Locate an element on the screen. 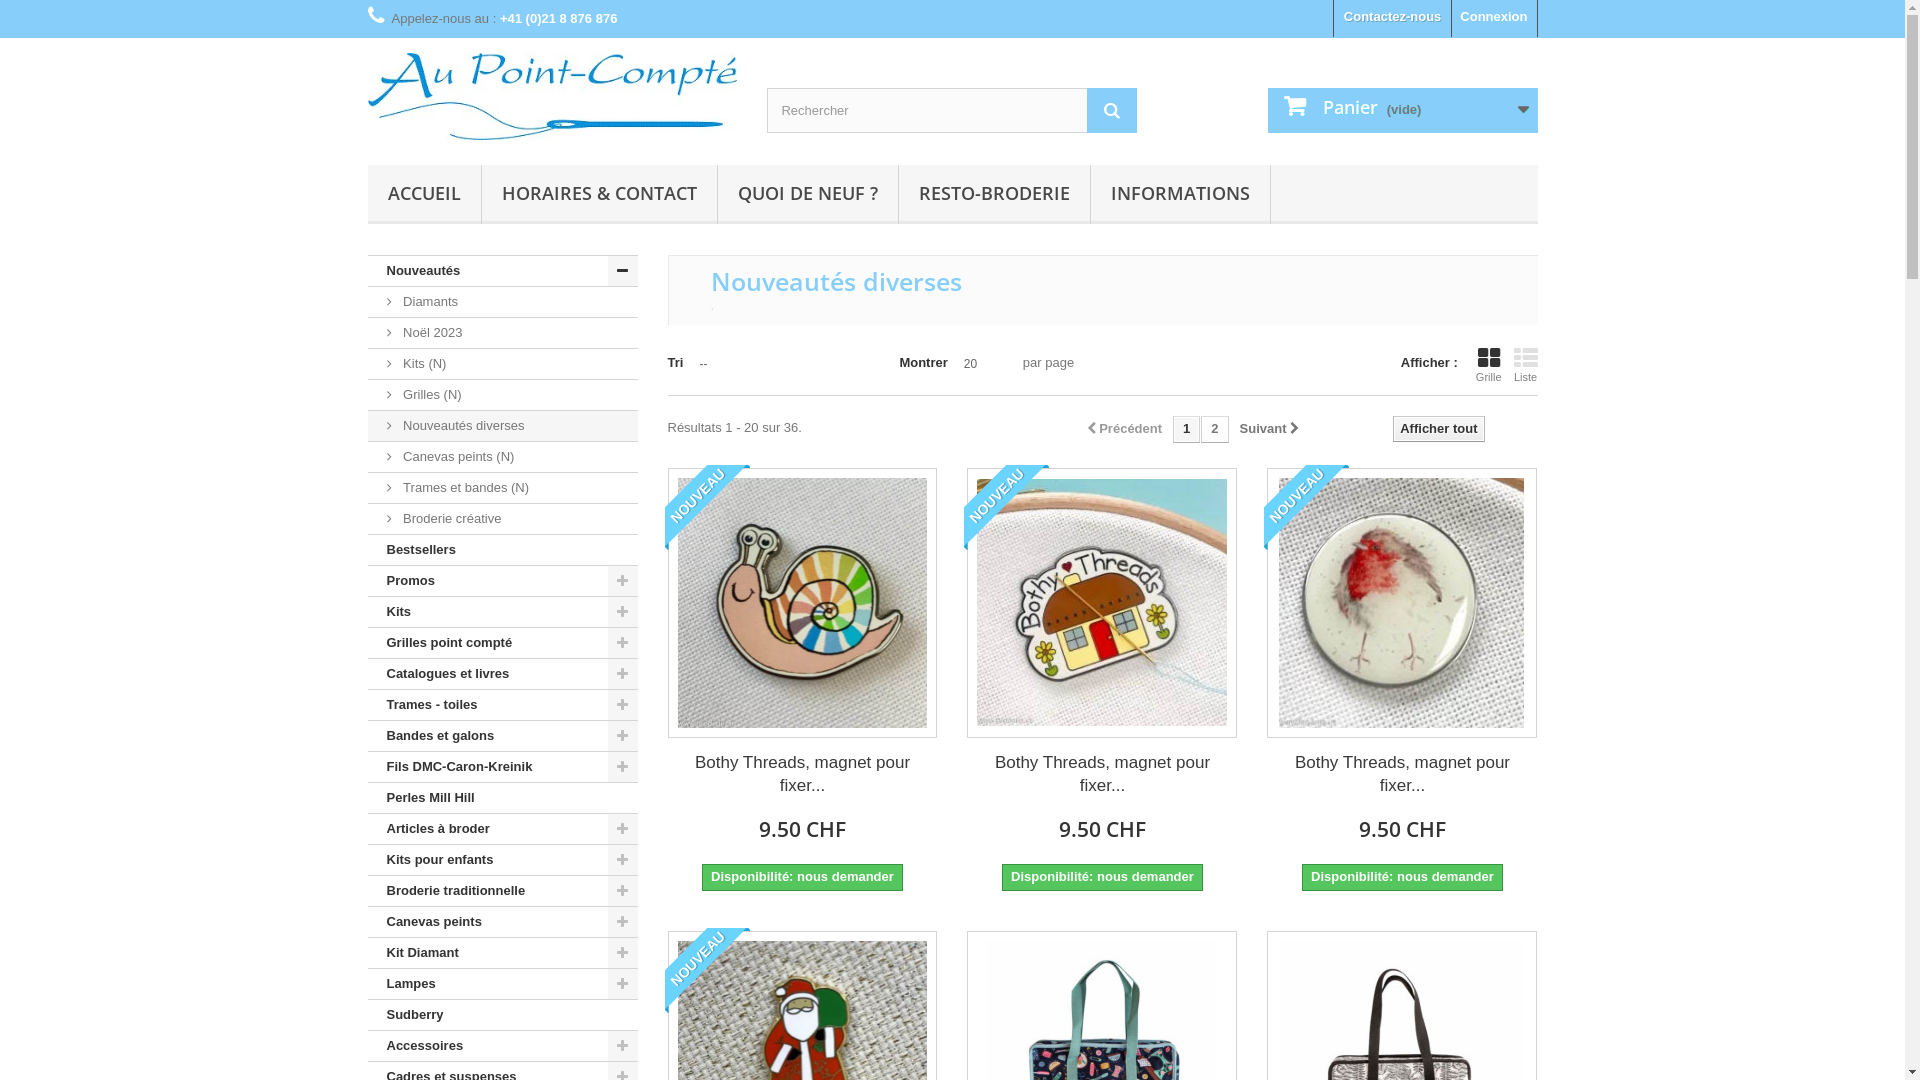  'Sudberry' is located at coordinates (503, 1015).